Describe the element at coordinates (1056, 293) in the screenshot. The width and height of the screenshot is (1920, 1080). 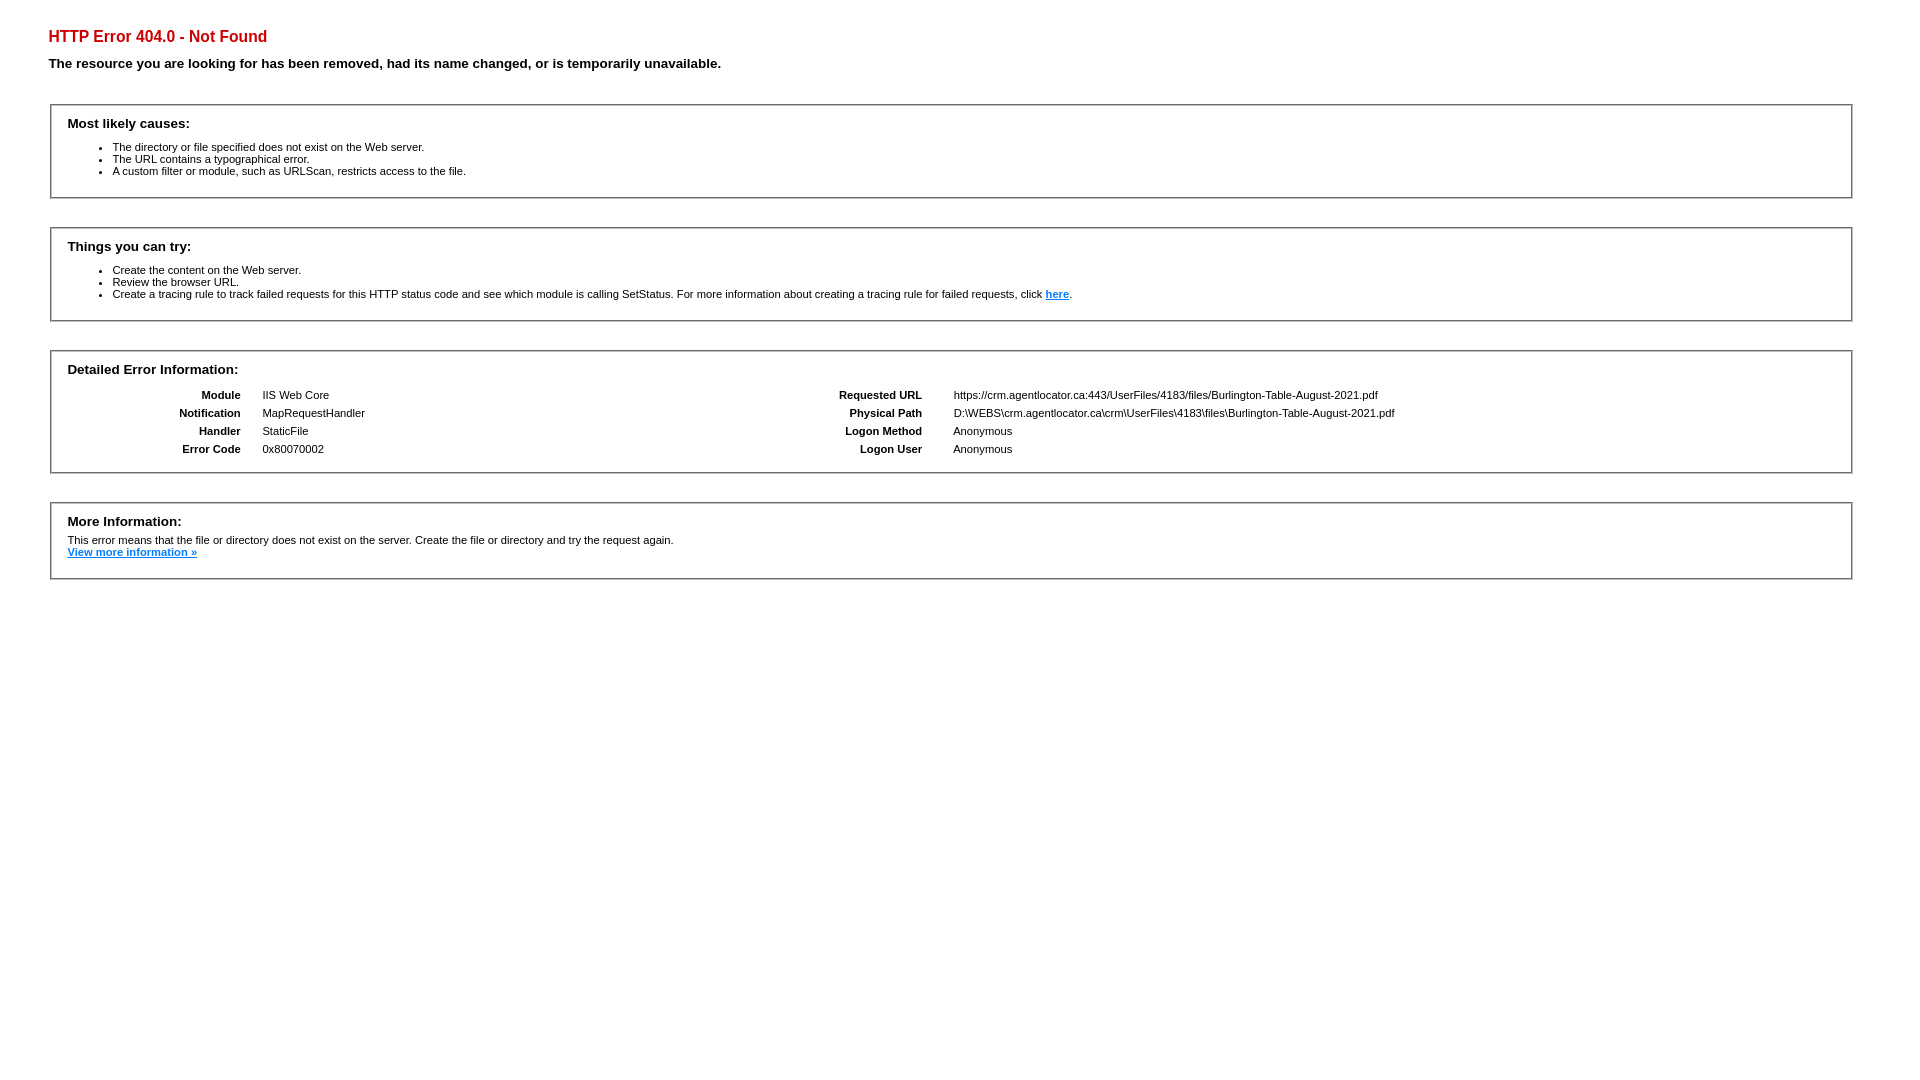
I see `'here'` at that location.